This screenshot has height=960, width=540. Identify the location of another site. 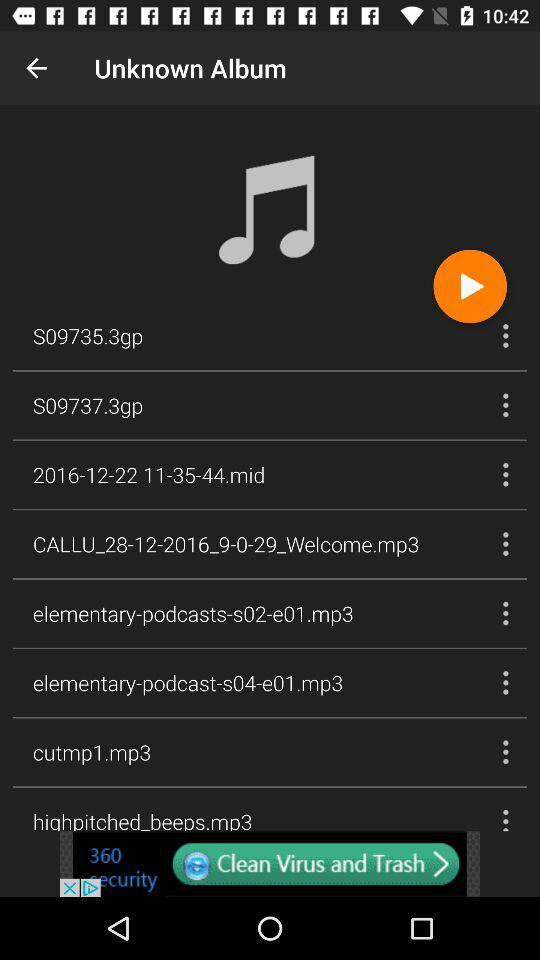
(270, 863).